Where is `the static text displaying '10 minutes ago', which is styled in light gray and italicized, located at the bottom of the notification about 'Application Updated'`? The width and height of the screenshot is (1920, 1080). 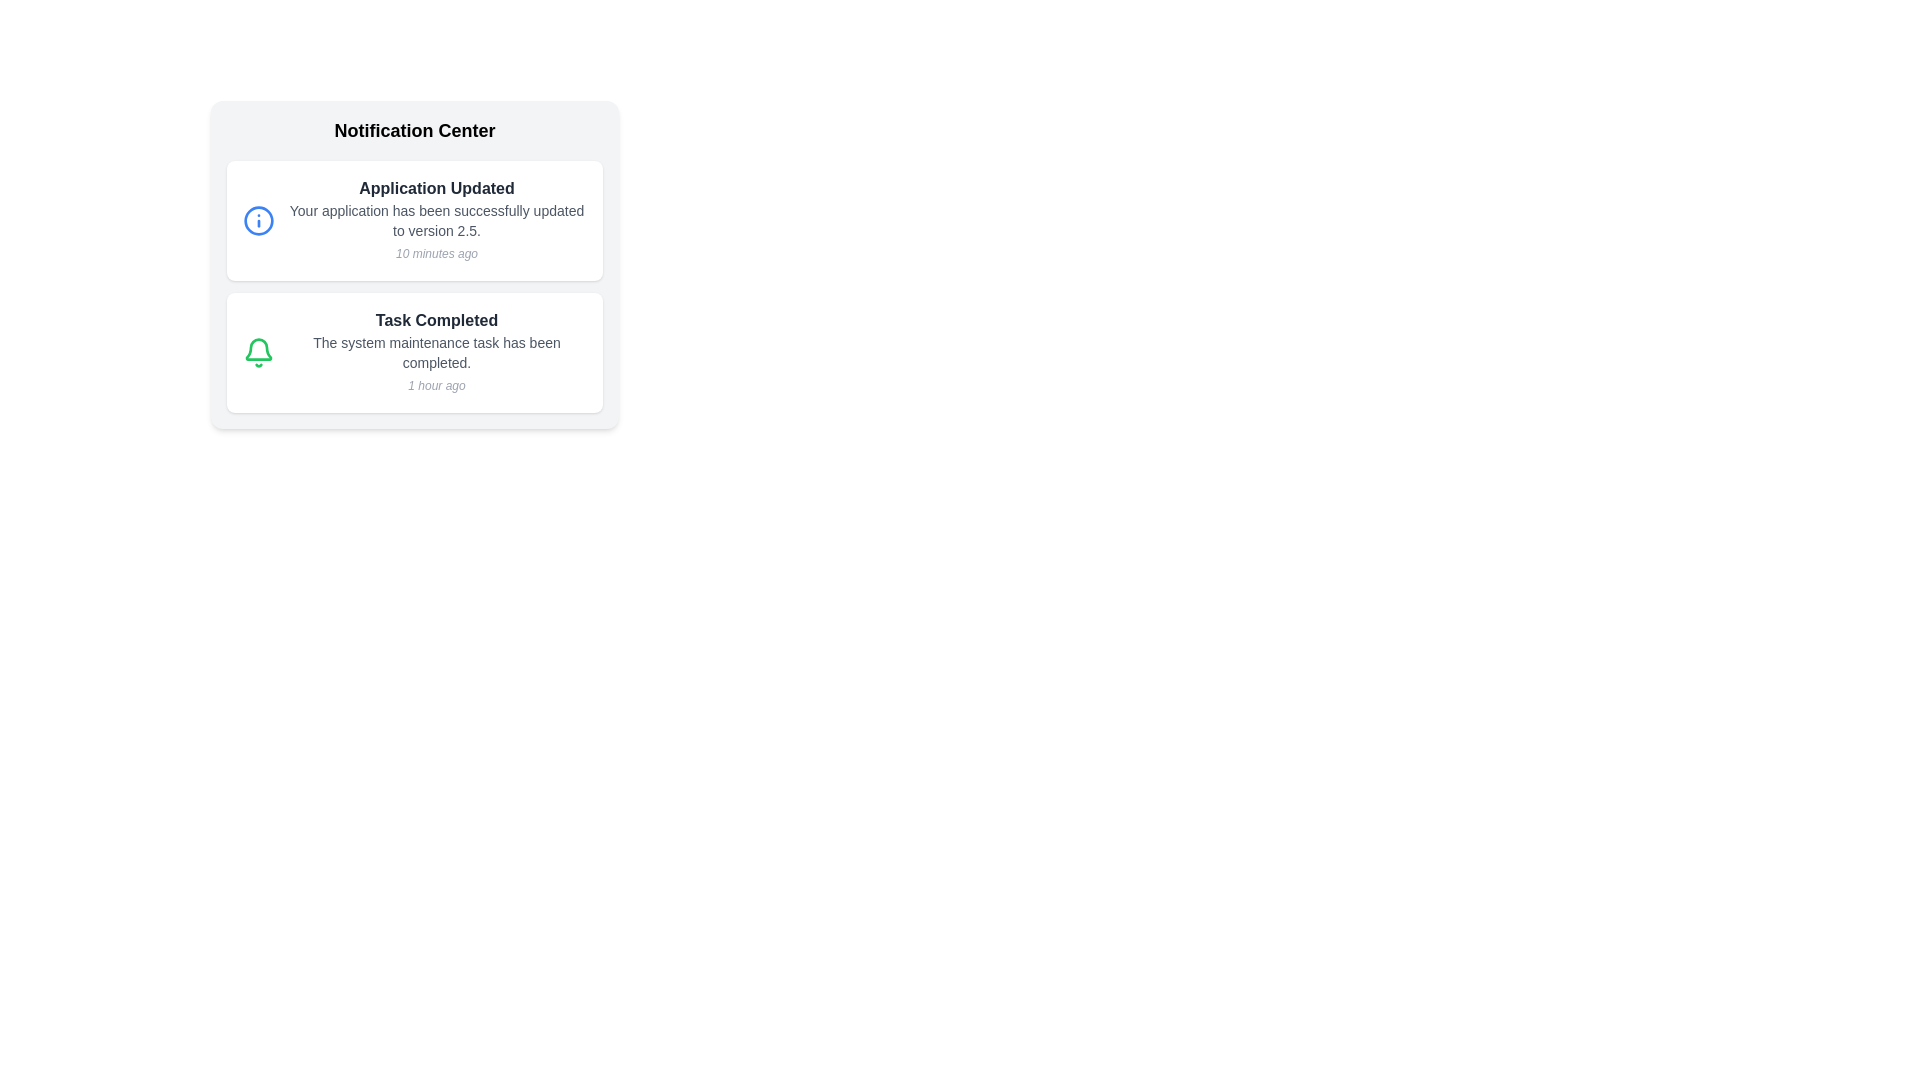 the static text displaying '10 minutes ago', which is styled in light gray and italicized, located at the bottom of the notification about 'Application Updated' is located at coordinates (435, 253).